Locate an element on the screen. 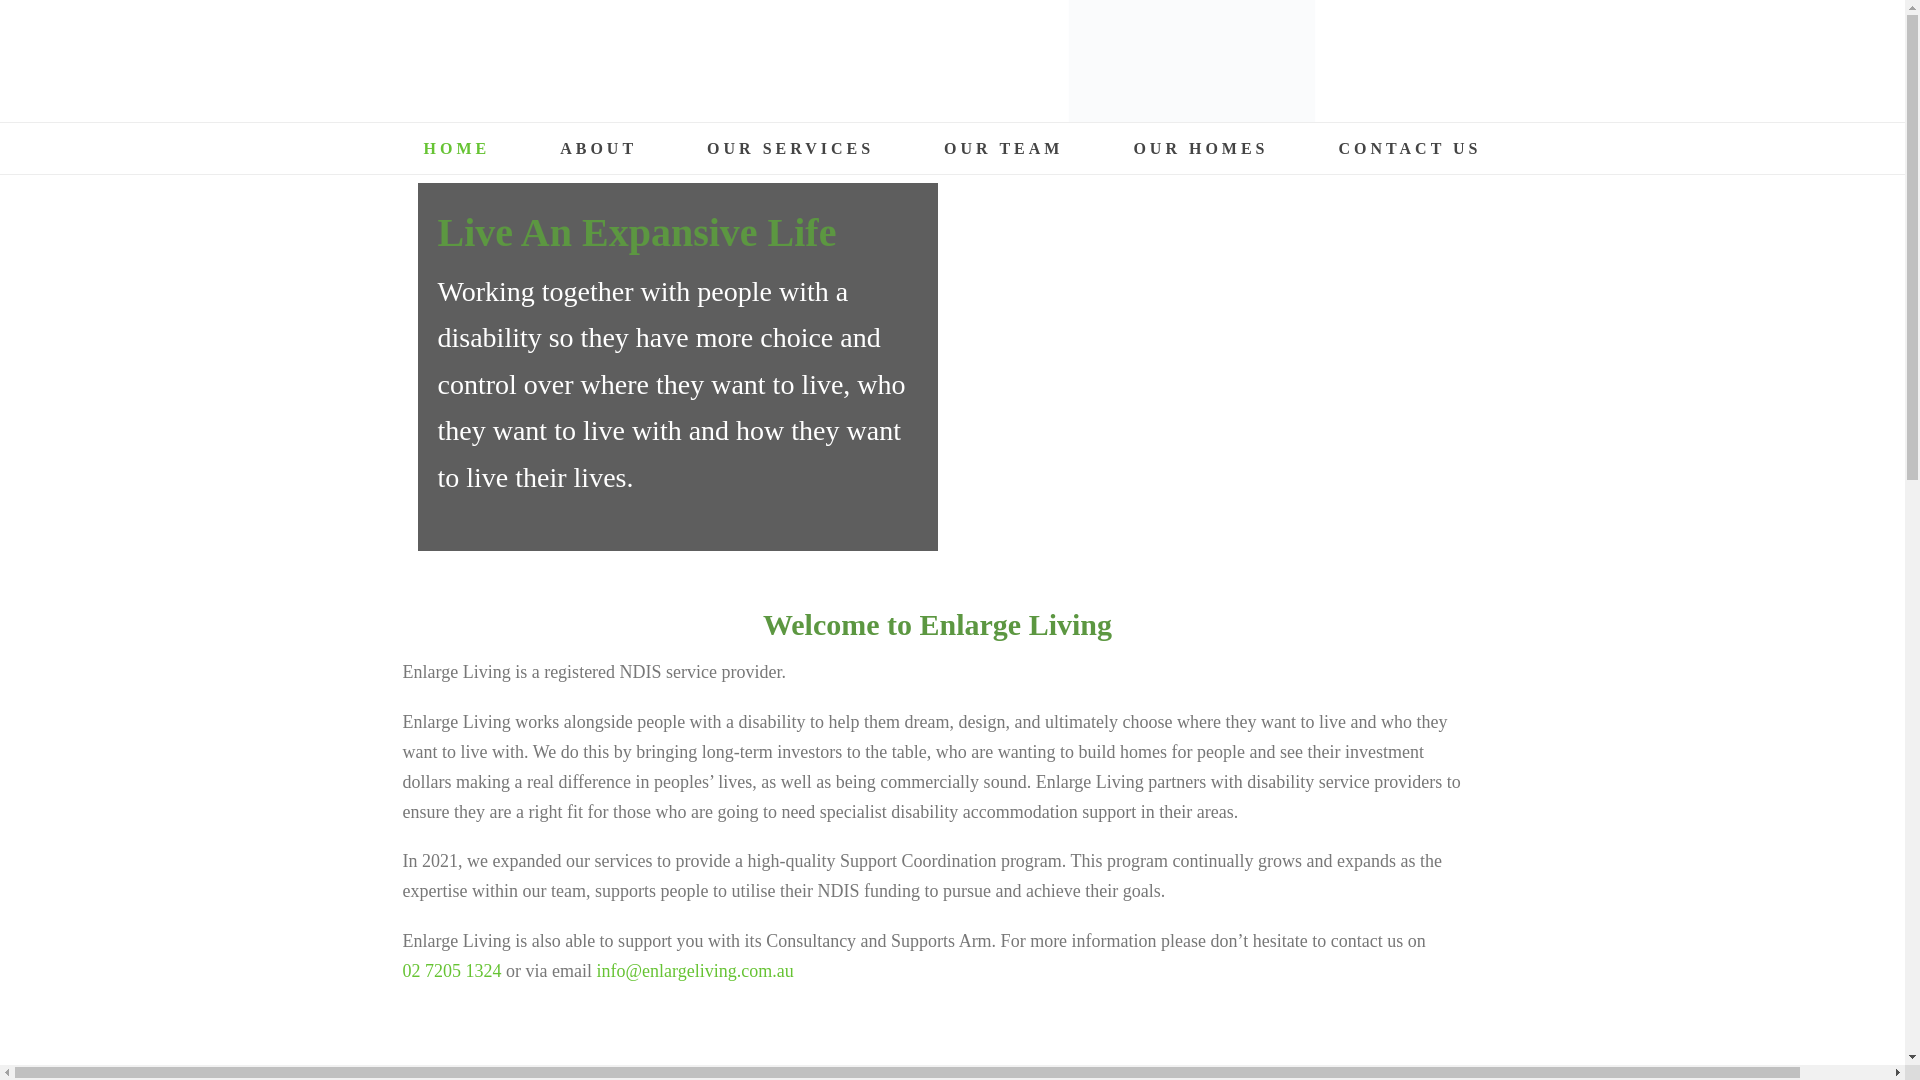 The image size is (1920, 1080). 'ABOUT' is located at coordinates (524, 147).